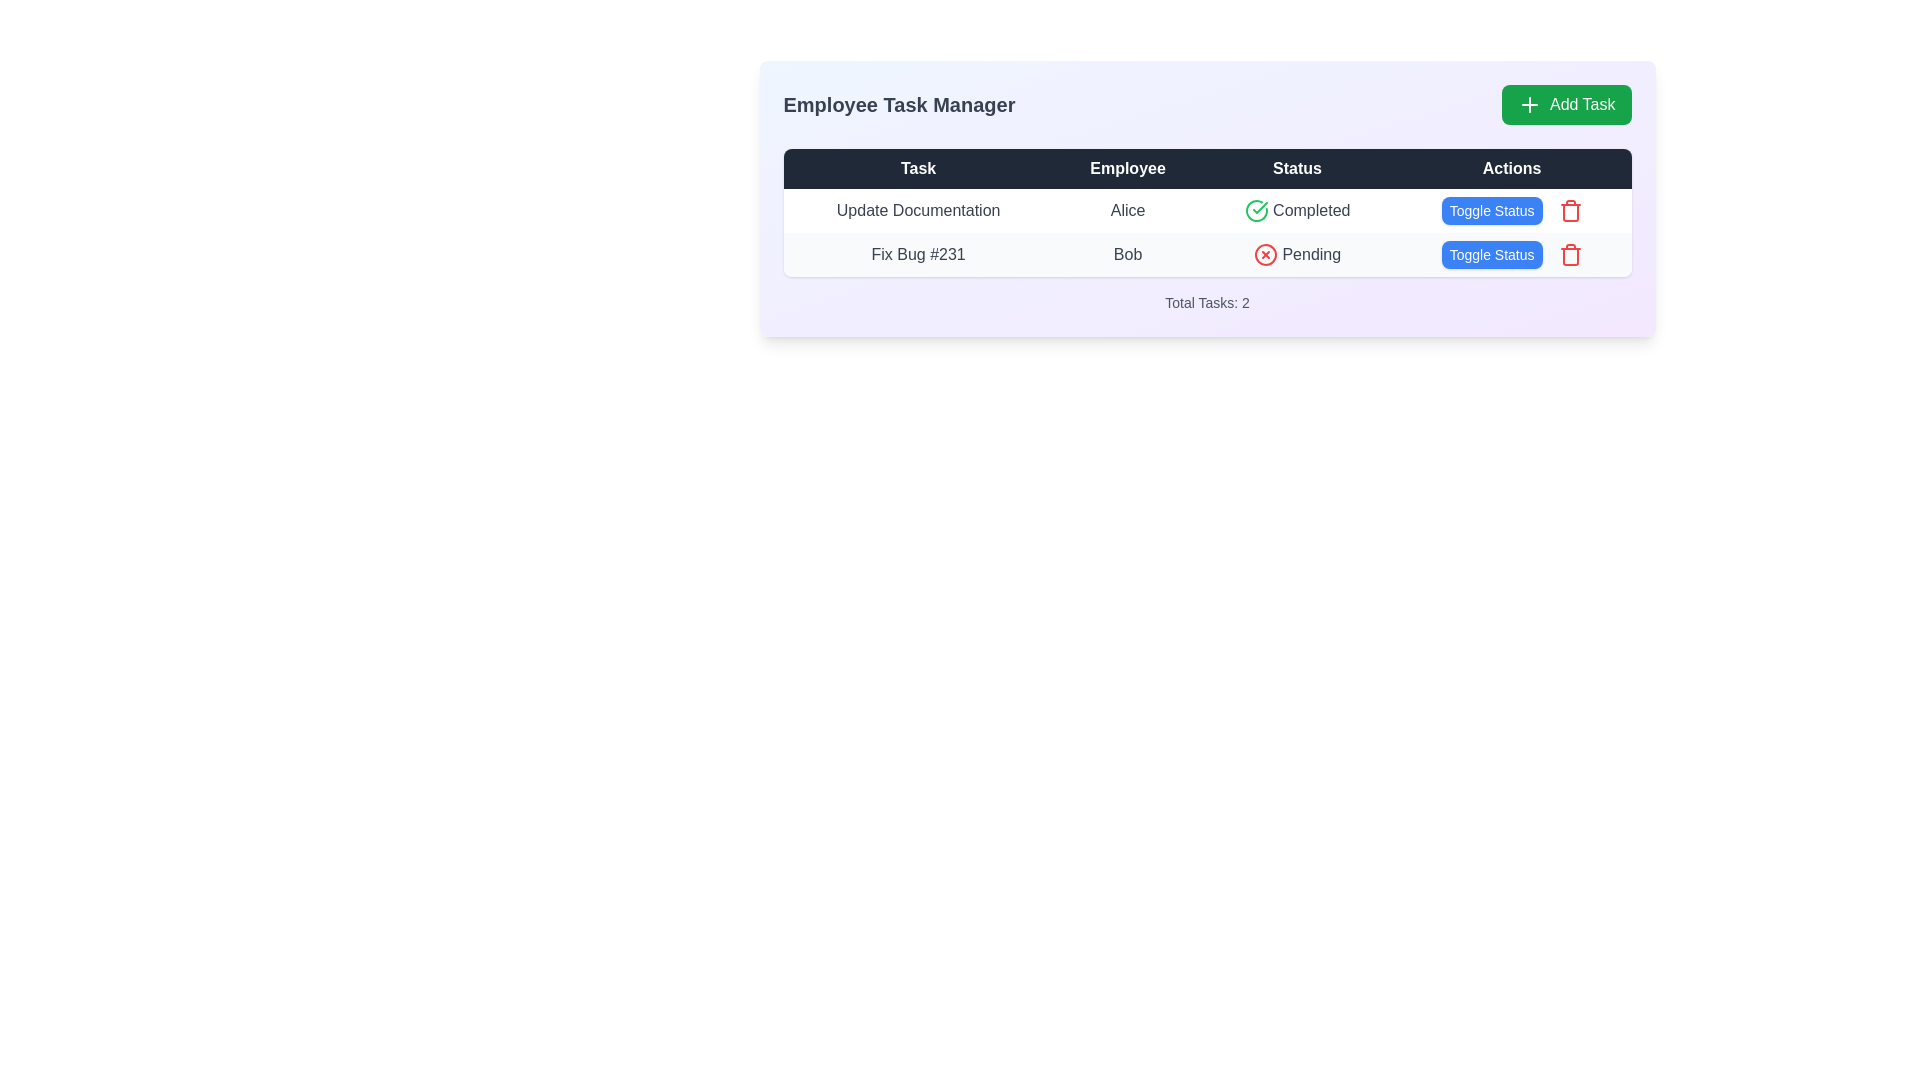 The height and width of the screenshot is (1080, 1920). What do you see at coordinates (1529, 104) in the screenshot?
I see `the plus icon with a green background and white borders located in the top-right corner of the application` at bounding box center [1529, 104].